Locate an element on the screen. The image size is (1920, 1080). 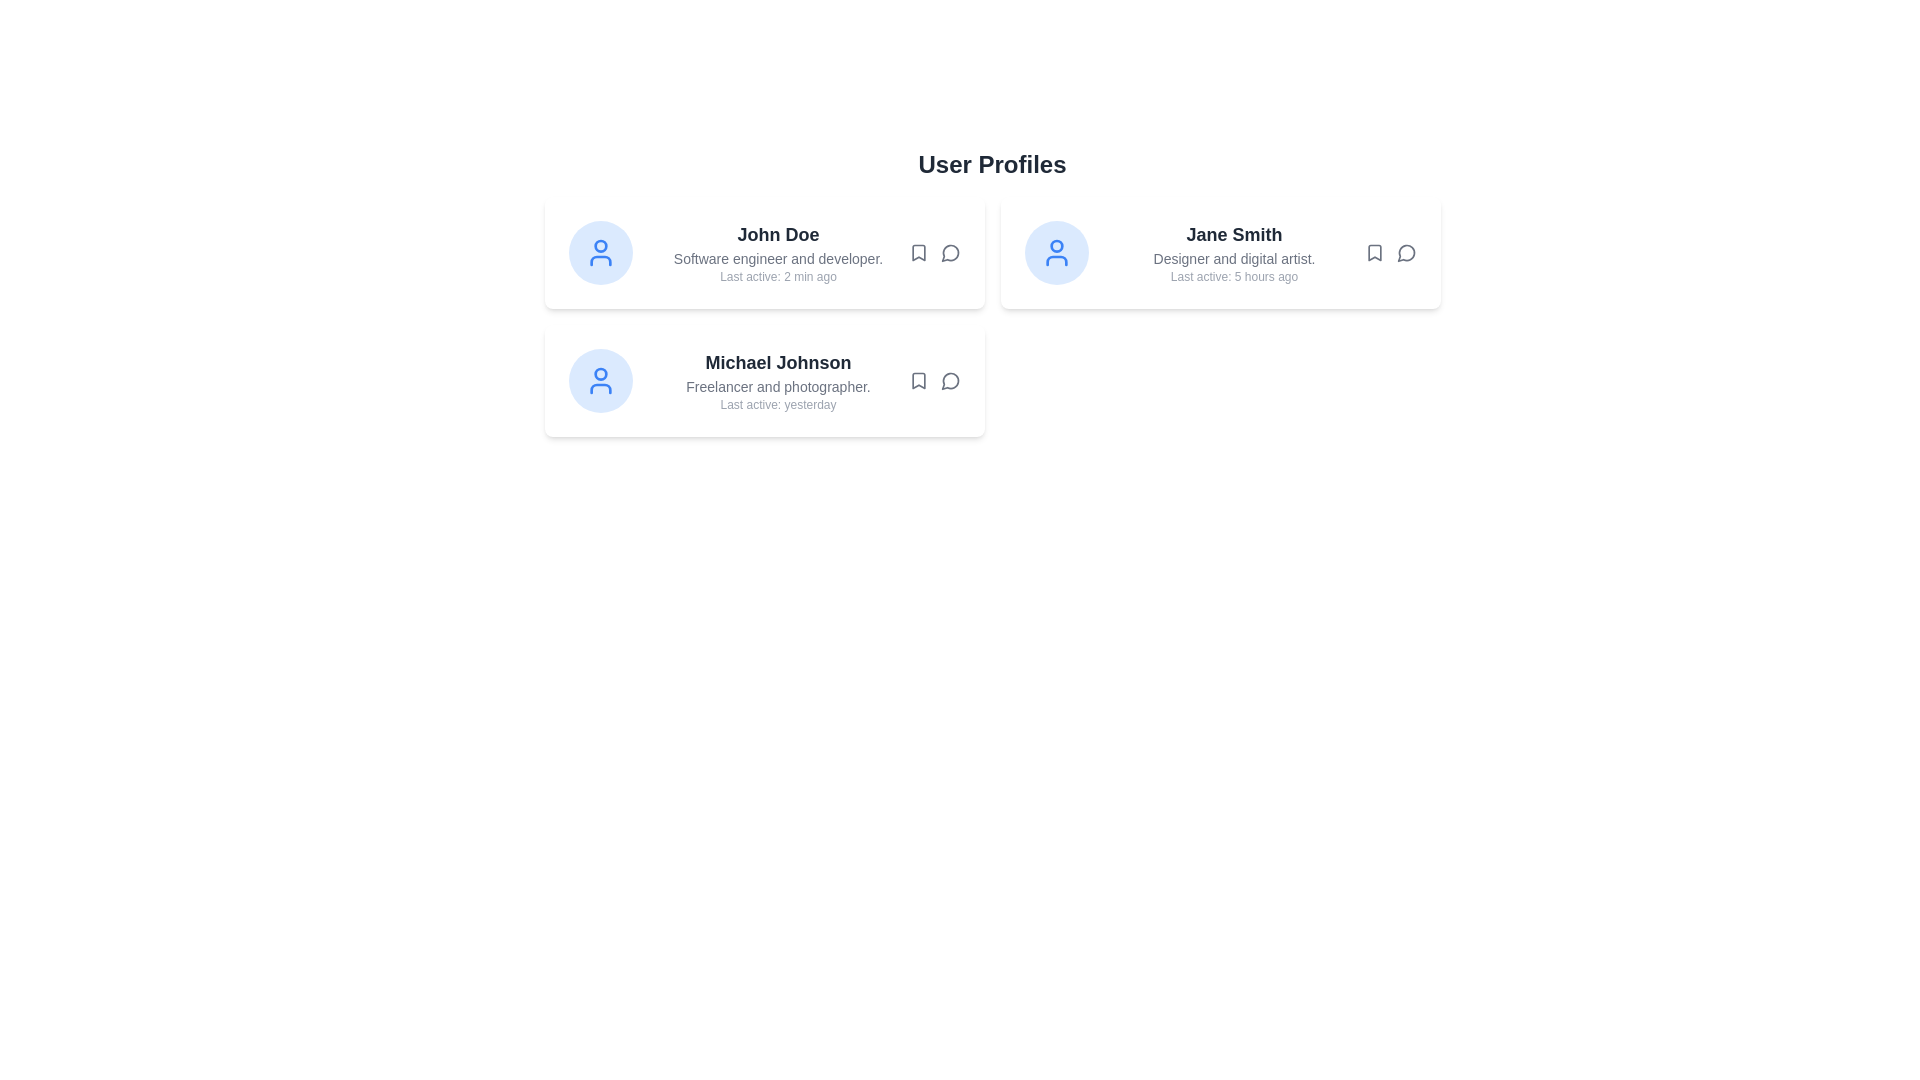
the Profile card located at the bottom-left of the grid, which contains a user avatar, name, profession, and last active time is located at coordinates (763, 381).